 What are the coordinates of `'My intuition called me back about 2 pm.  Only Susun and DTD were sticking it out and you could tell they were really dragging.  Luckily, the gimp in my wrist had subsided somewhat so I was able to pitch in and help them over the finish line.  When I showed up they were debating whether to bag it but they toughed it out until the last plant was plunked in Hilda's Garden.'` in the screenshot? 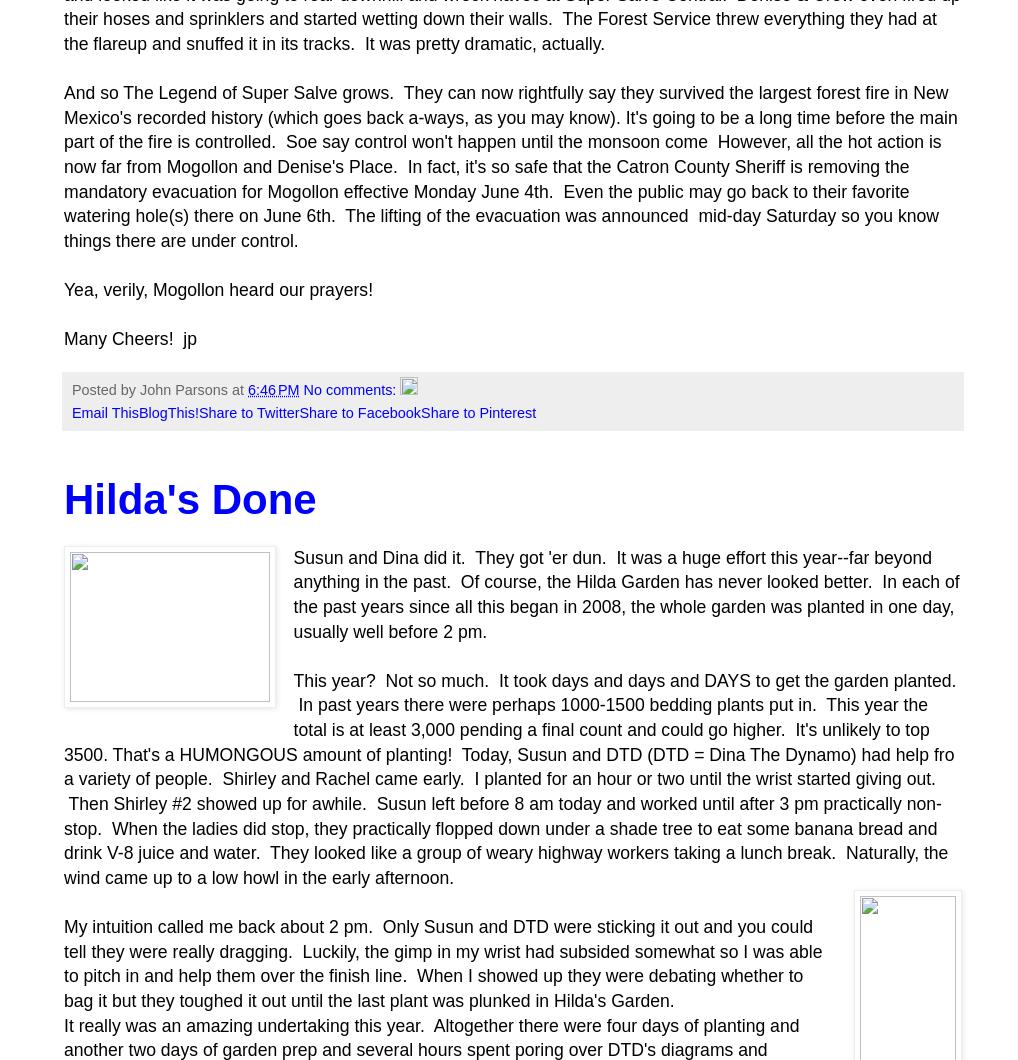 It's located at (442, 962).